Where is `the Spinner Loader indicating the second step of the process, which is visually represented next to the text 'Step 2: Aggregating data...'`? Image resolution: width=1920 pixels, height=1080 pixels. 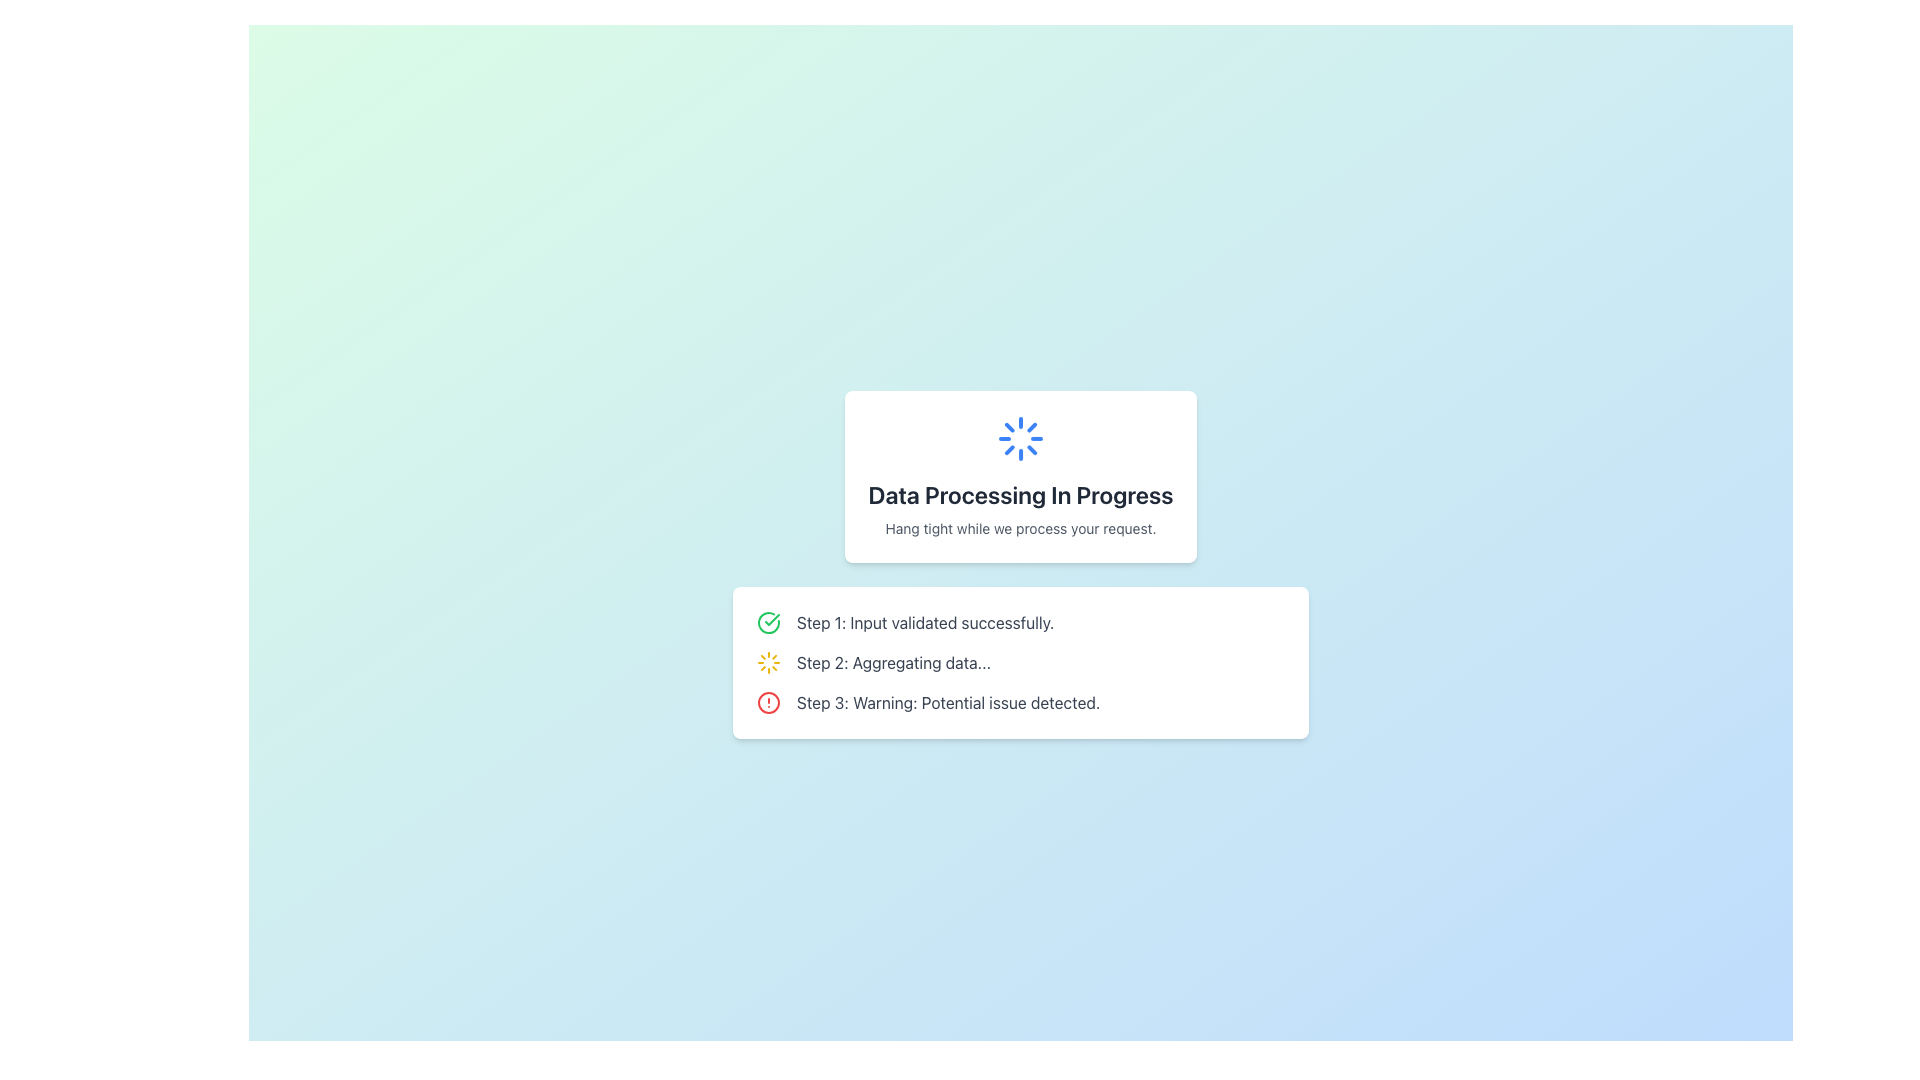
the Spinner Loader indicating the second step of the process, which is visually represented next to the text 'Step 2: Aggregating data...' is located at coordinates (767, 663).